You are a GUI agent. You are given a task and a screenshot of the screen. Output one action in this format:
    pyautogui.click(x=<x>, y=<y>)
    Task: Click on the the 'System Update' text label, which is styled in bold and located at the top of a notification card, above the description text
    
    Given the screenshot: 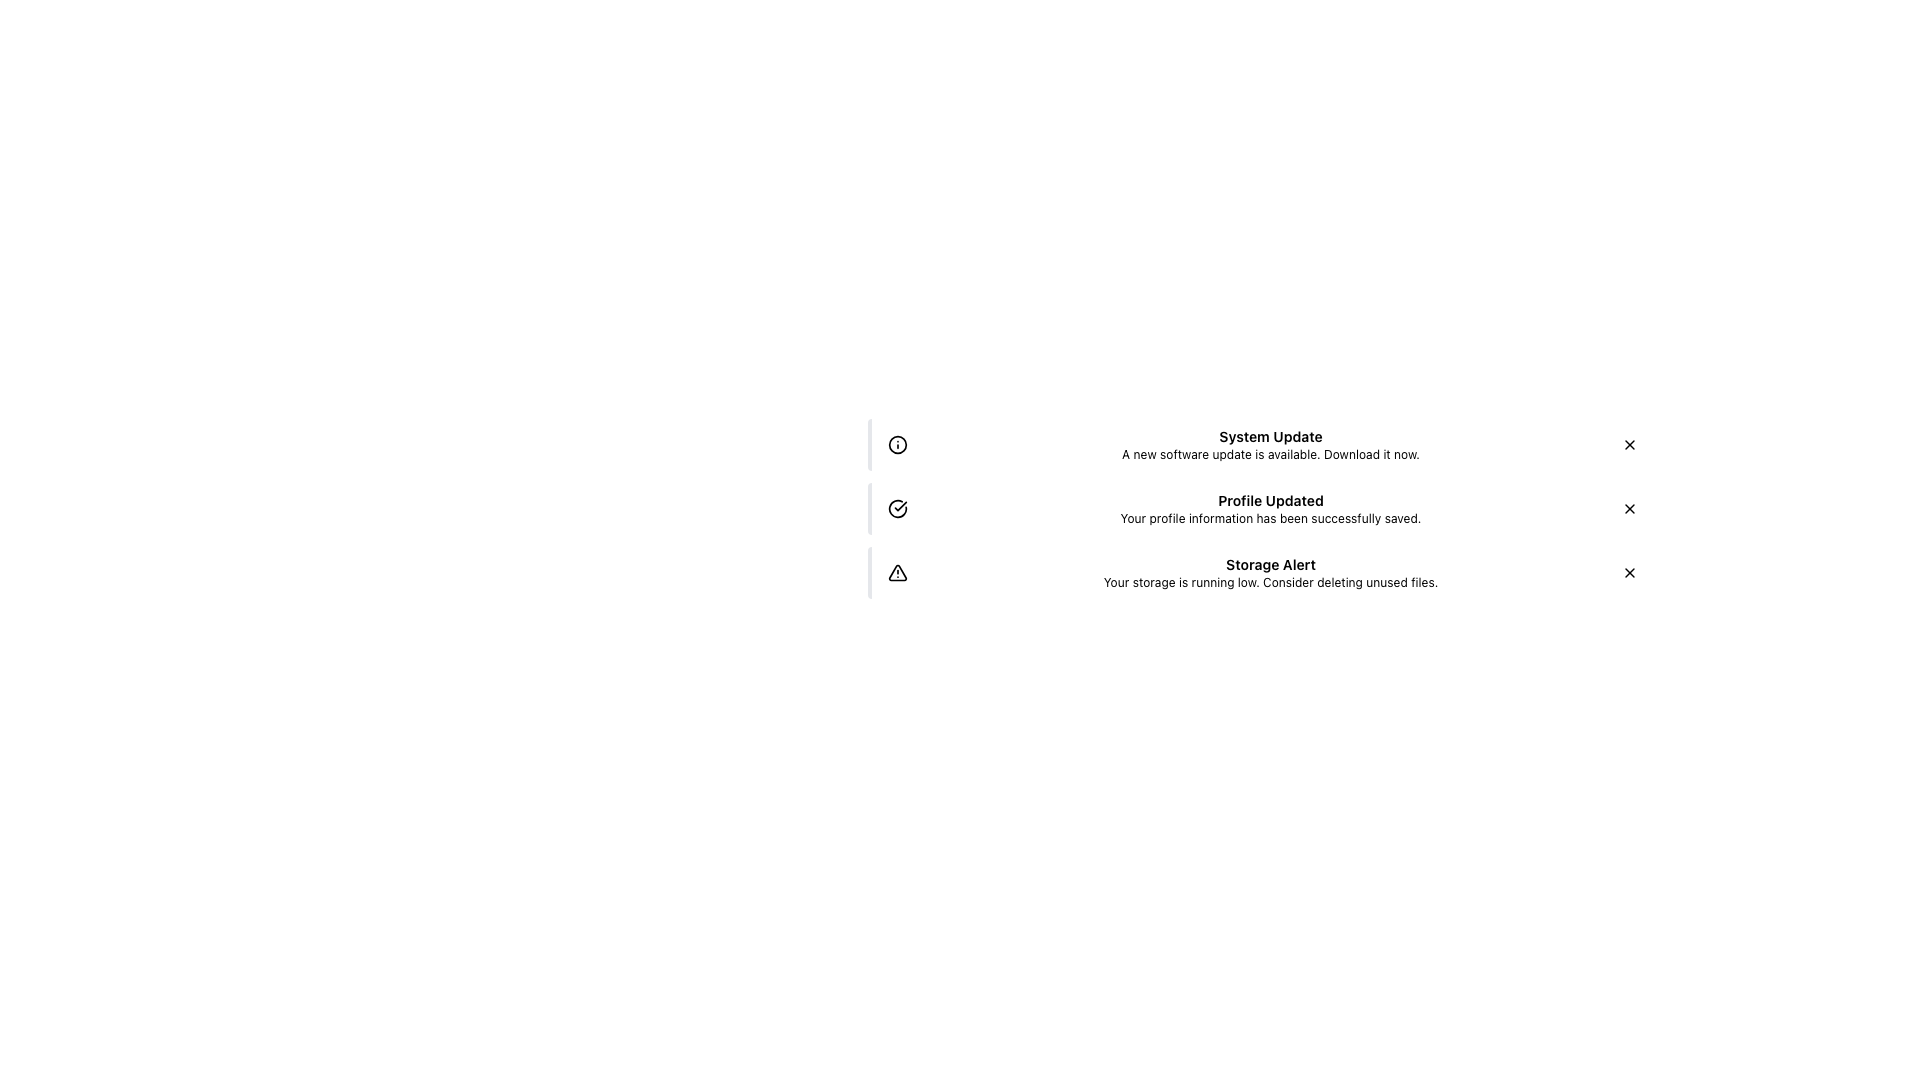 What is the action you would take?
    pyautogui.click(x=1270, y=435)
    